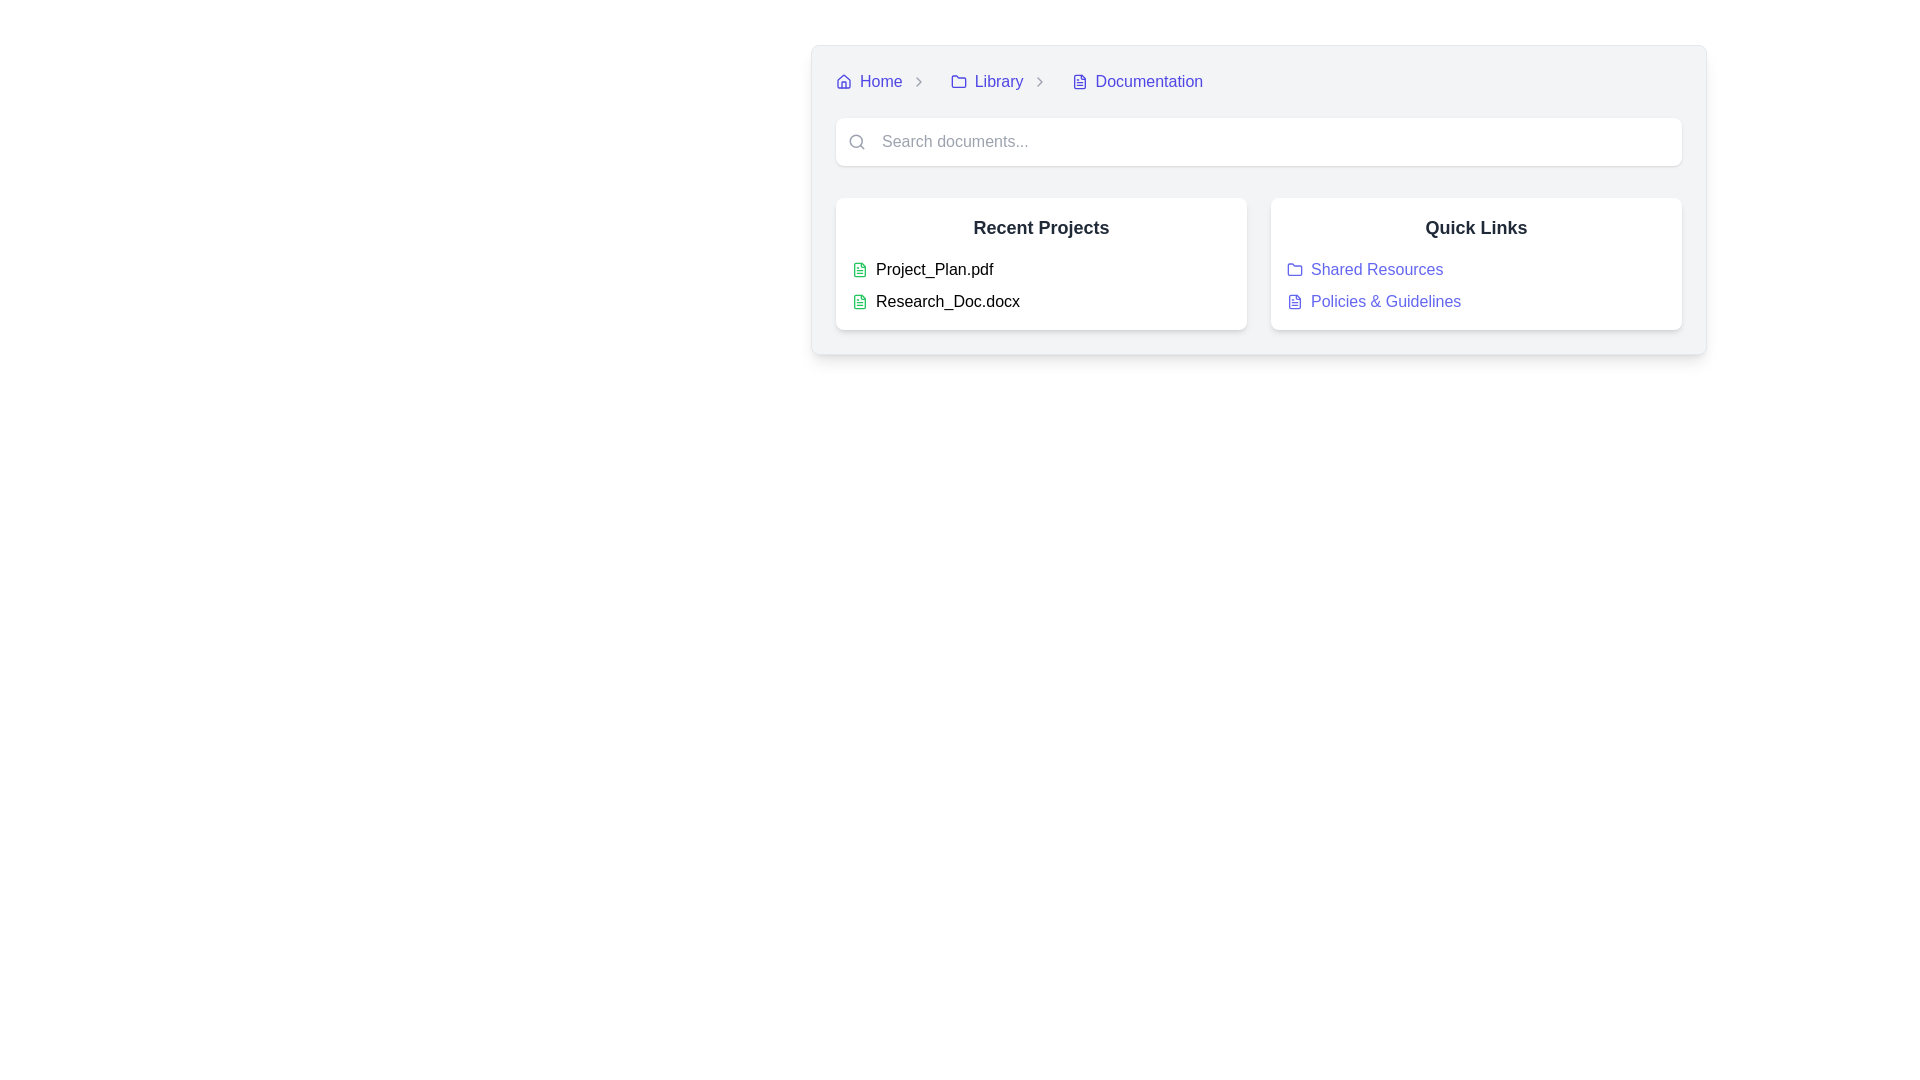 The image size is (1920, 1080). What do you see at coordinates (859, 270) in the screenshot?
I see `the green document icon associated with 'Project_Plan.pdf' located in the 'Recent Projects' section` at bounding box center [859, 270].